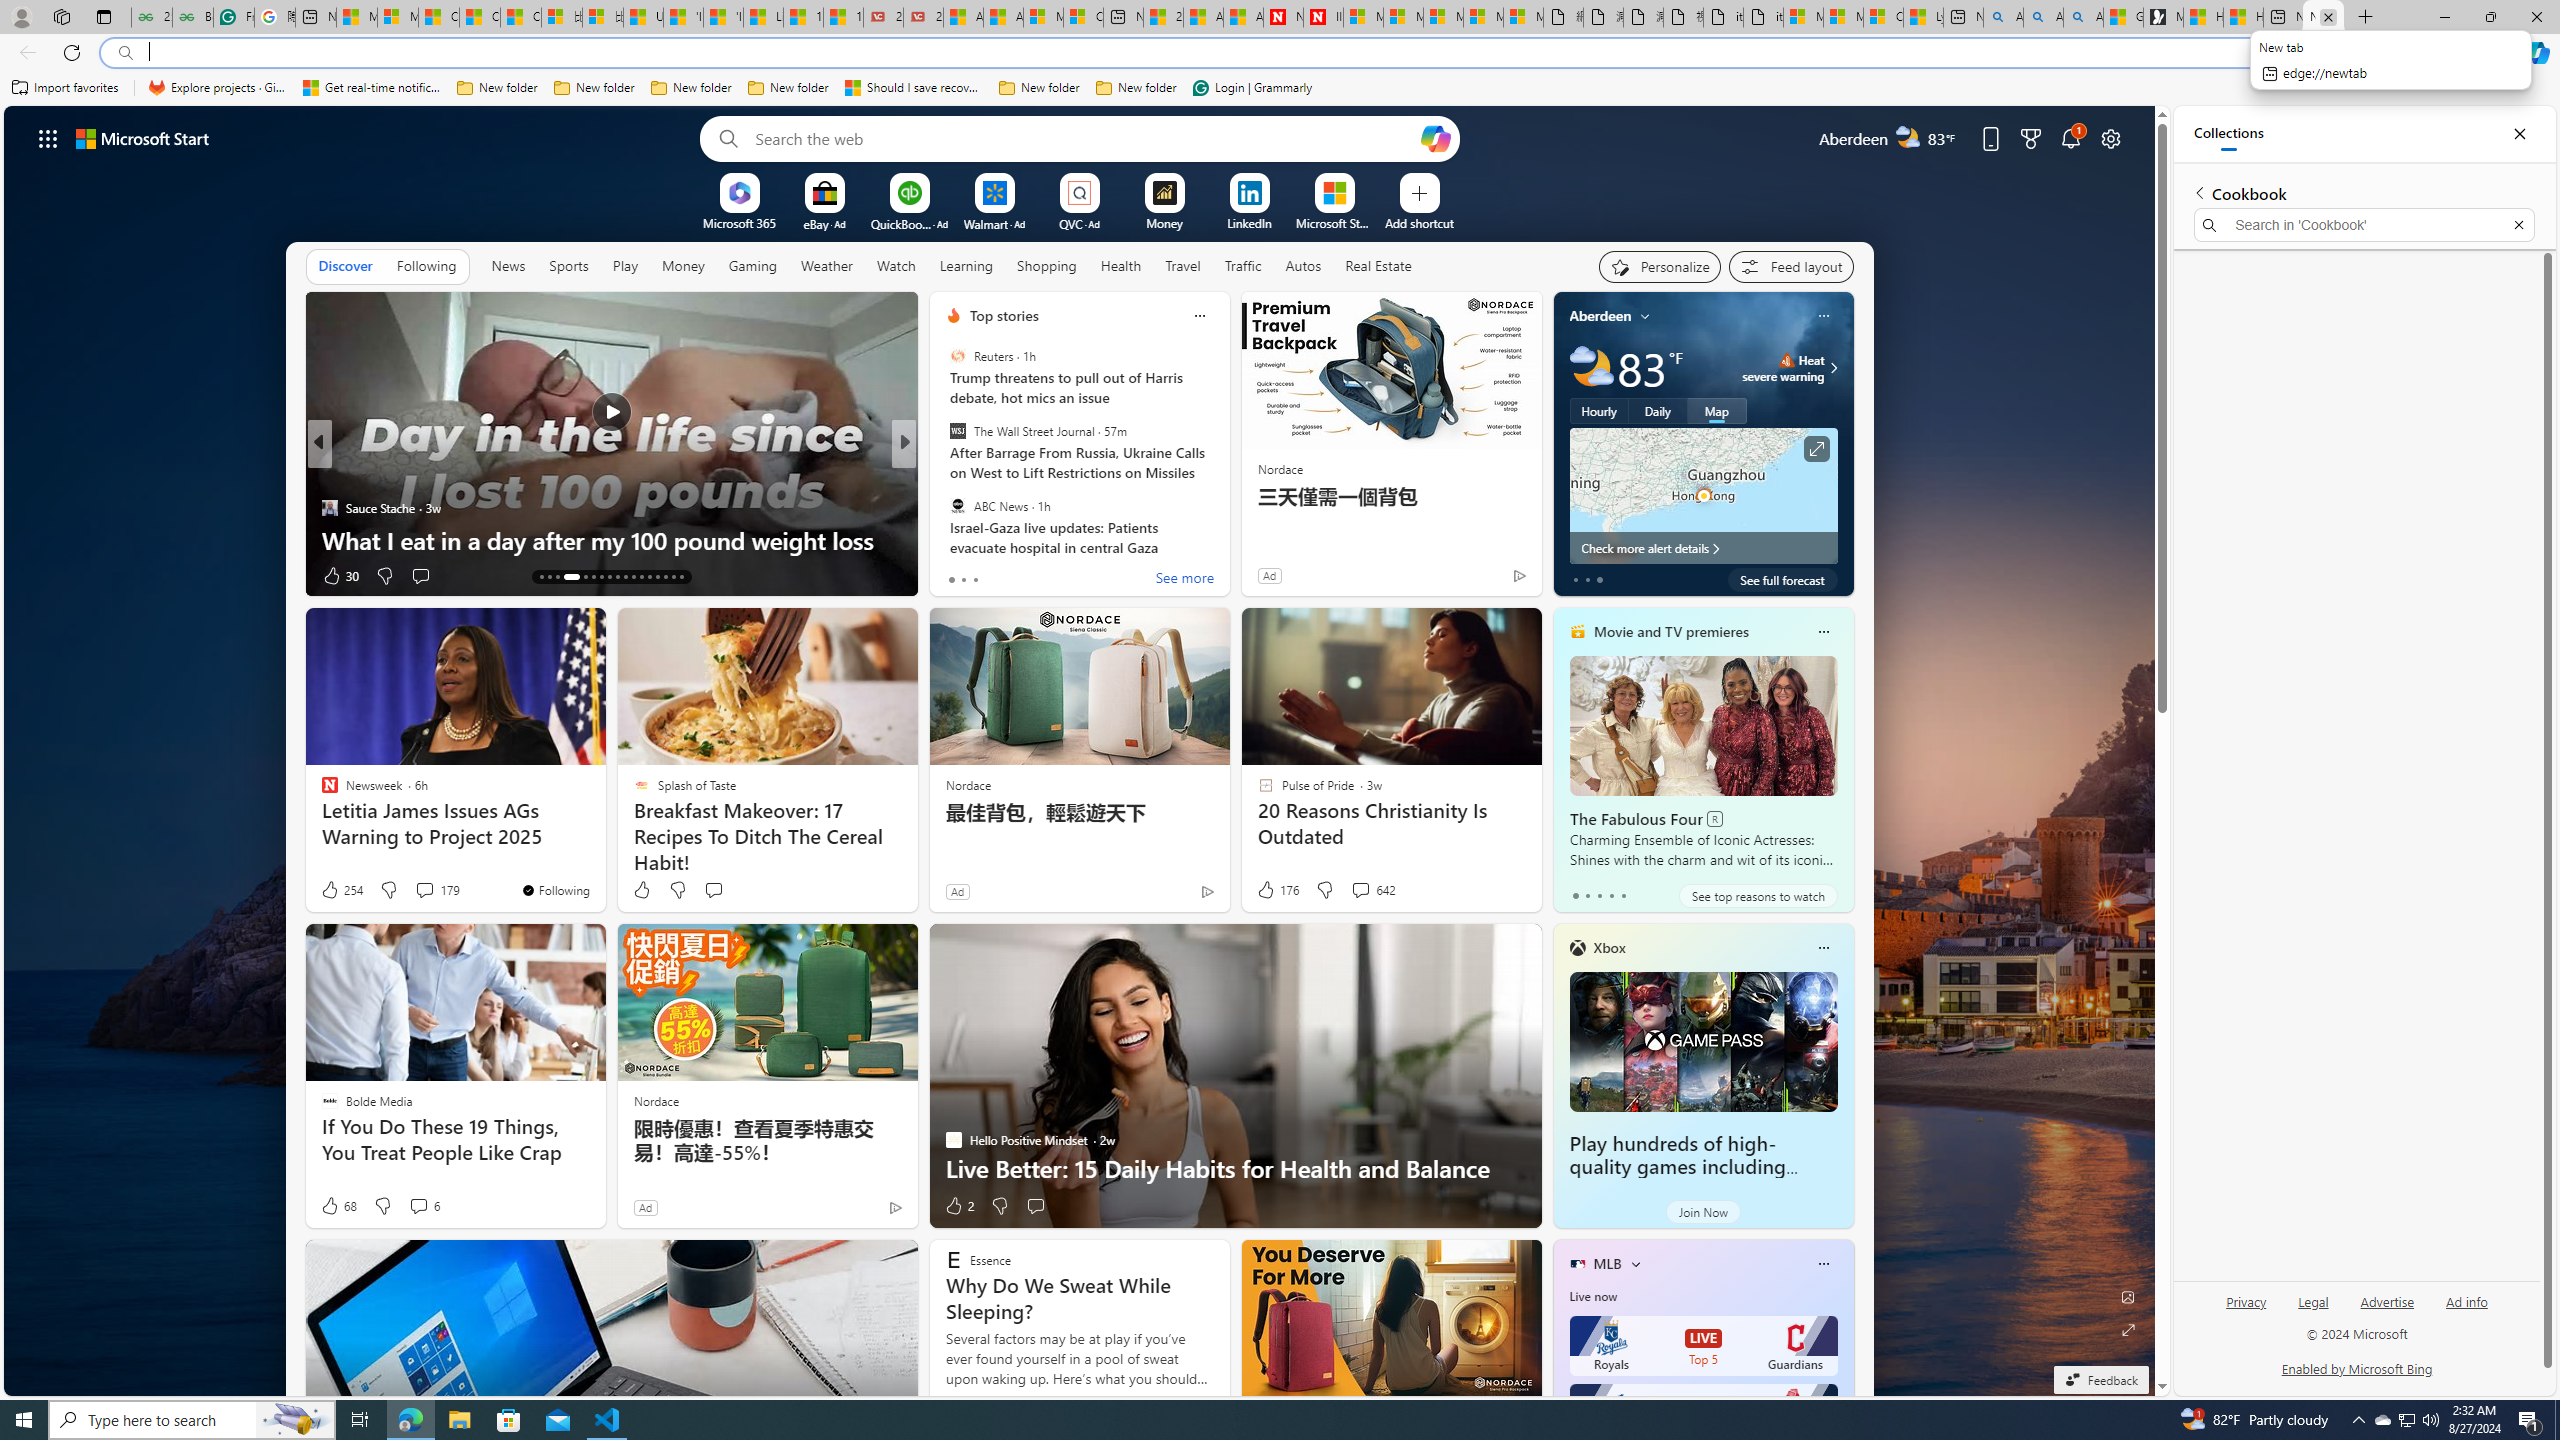 Image resolution: width=2560 pixels, height=1440 pixels. What do you see at coordinates (1782, 367) in the screenshot?
I see `'Heat - Severe Heat severe warning'` at bounding box center [1782, 367].